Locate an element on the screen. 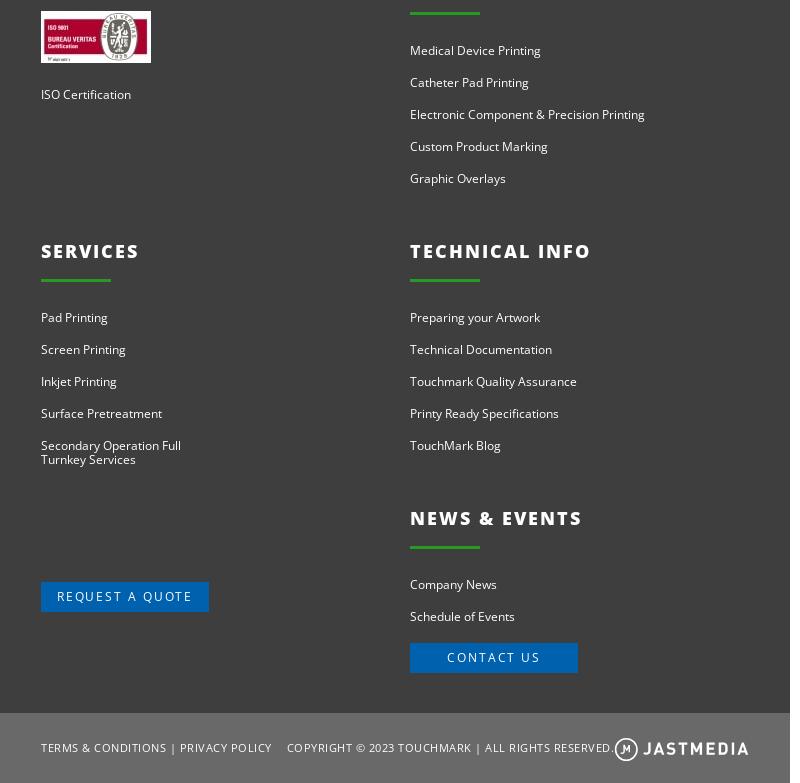 The image size is (800, 783). 'TouchMark Blog' is located at coordinates (454, 444).